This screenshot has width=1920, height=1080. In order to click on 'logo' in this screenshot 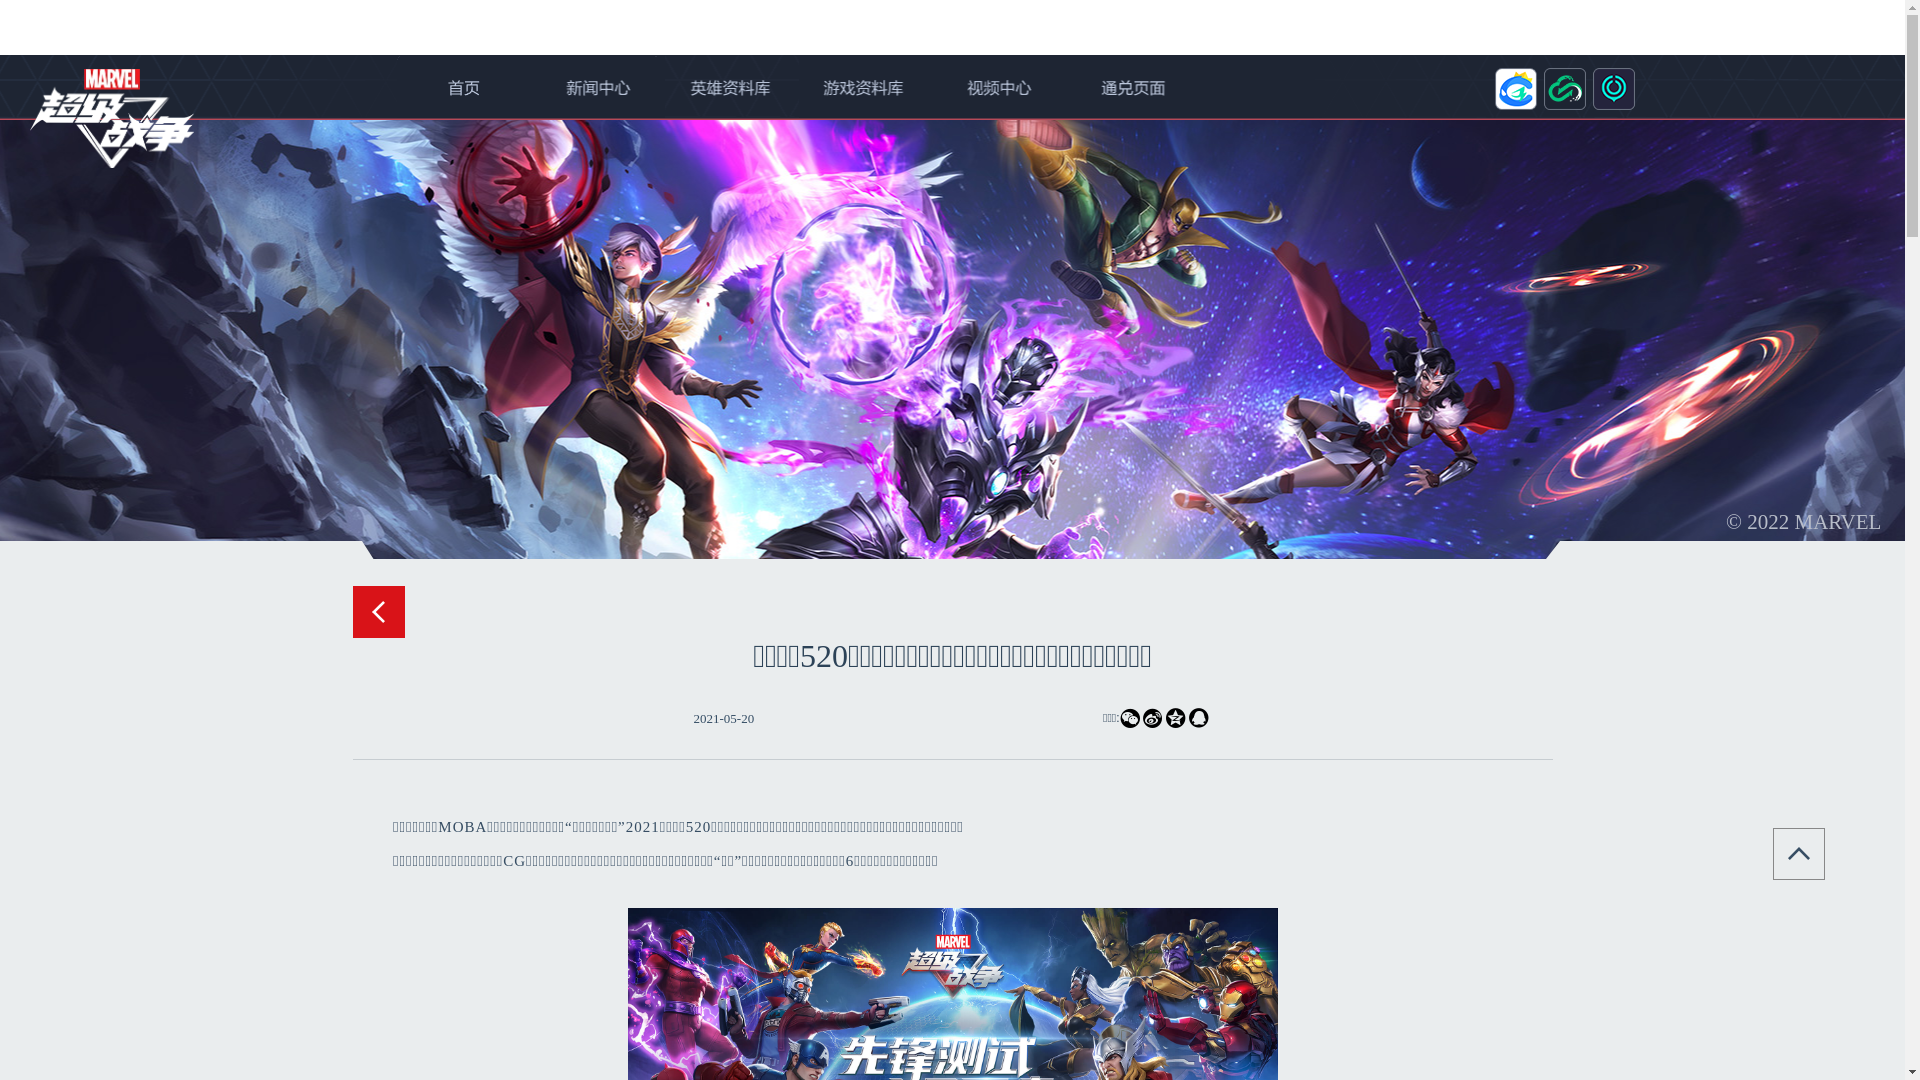, I will do `click(110, 118)`.